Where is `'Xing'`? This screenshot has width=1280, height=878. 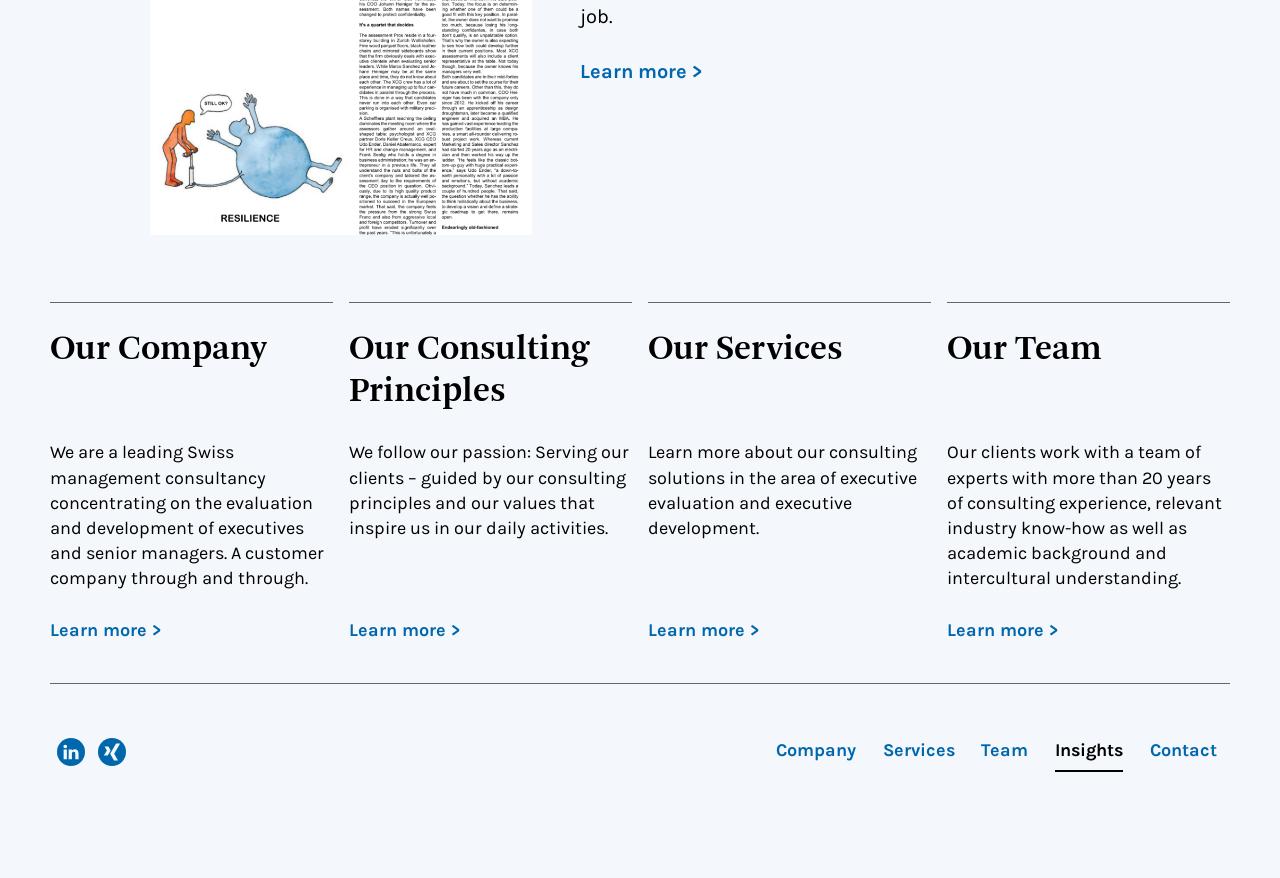 'Xing' is located at coordinates (143, 777).